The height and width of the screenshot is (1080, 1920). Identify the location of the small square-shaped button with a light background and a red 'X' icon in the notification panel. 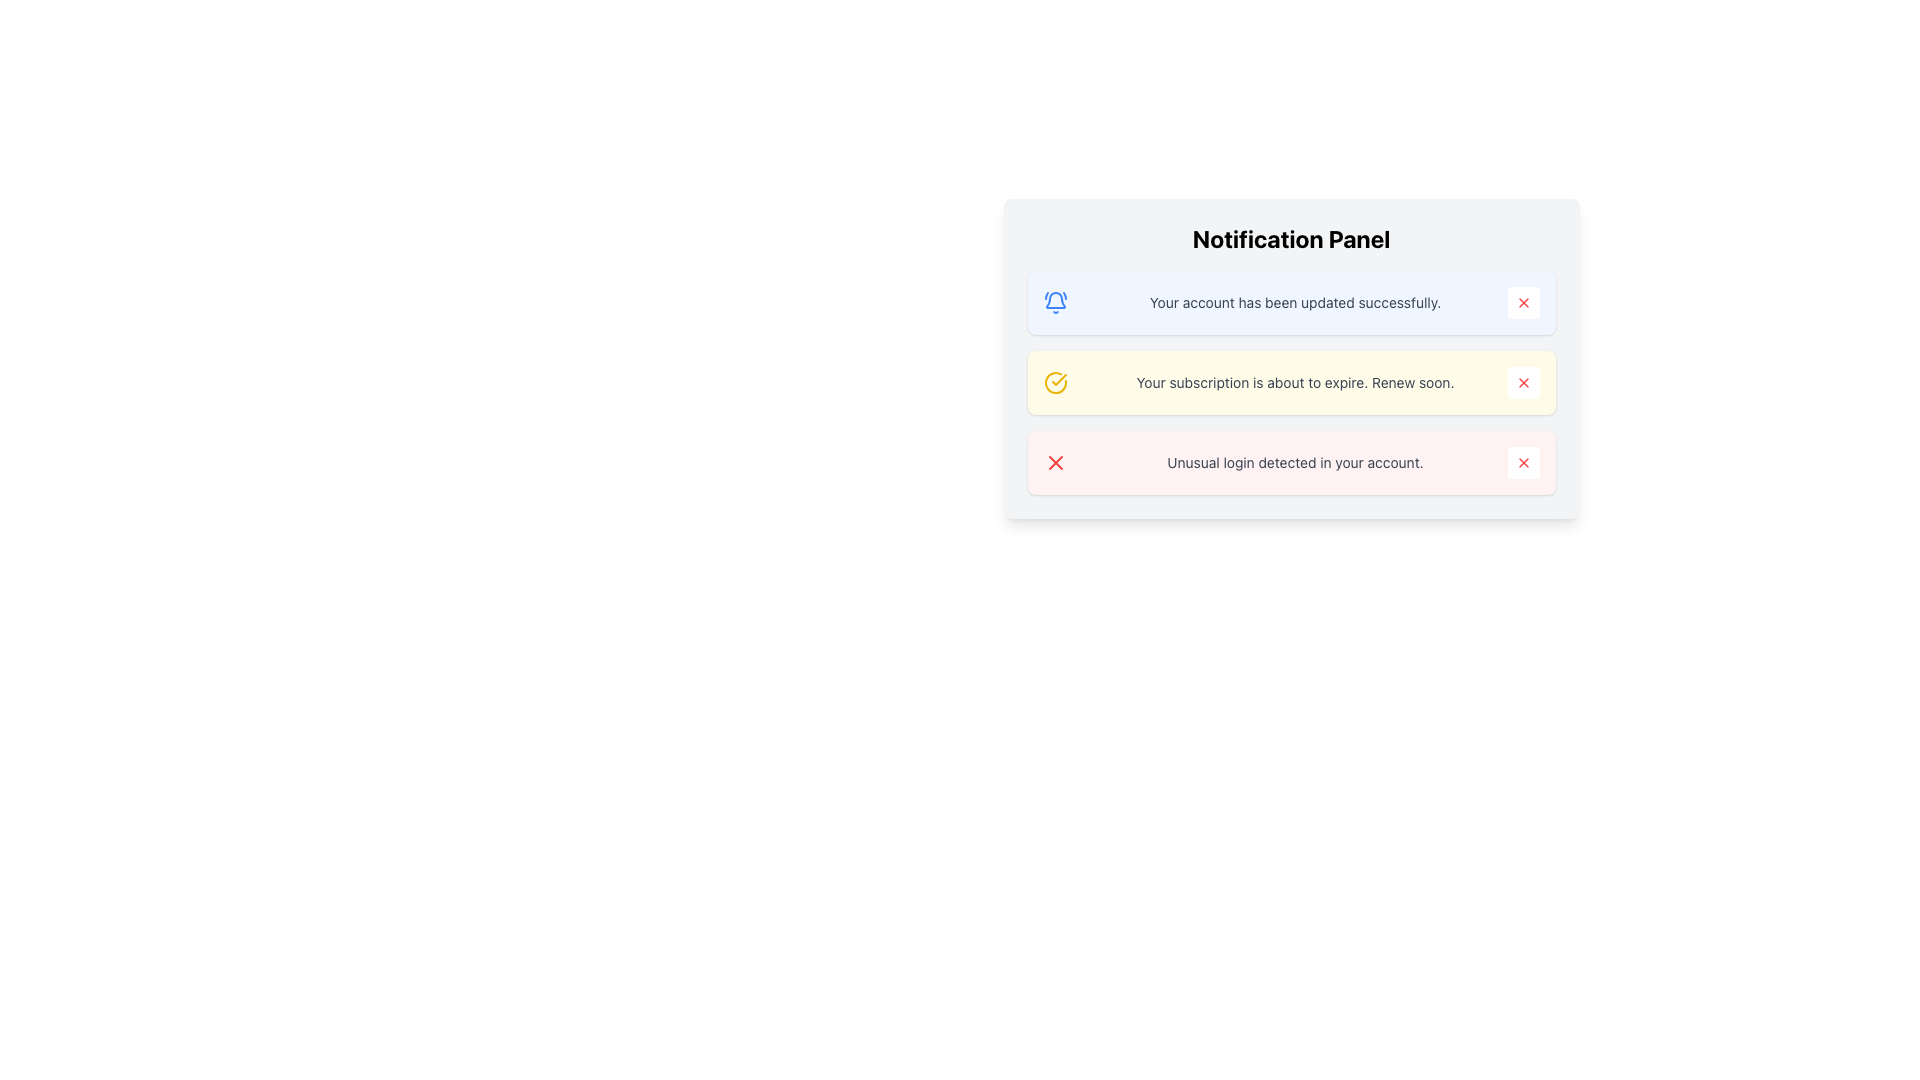
(1522, 382).